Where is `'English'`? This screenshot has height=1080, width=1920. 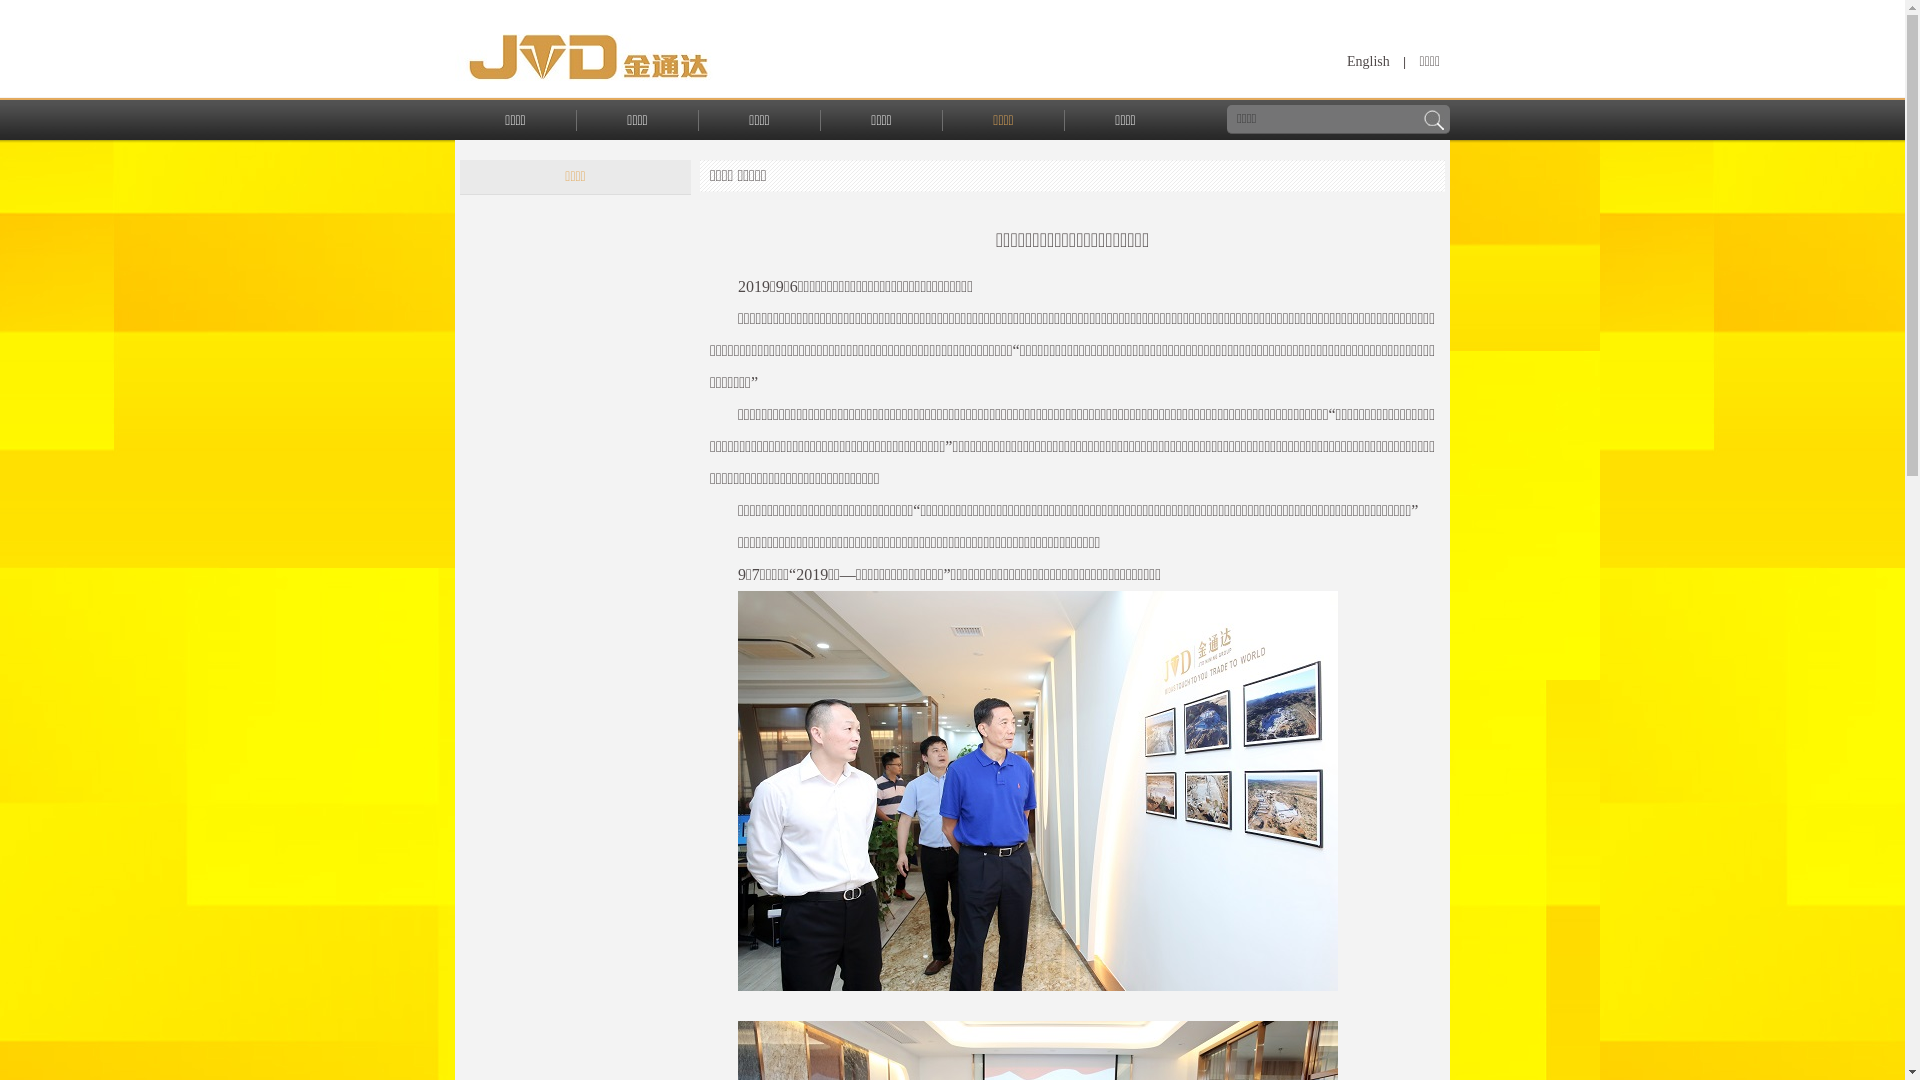 'English' is located at coordinates (1367, 60).